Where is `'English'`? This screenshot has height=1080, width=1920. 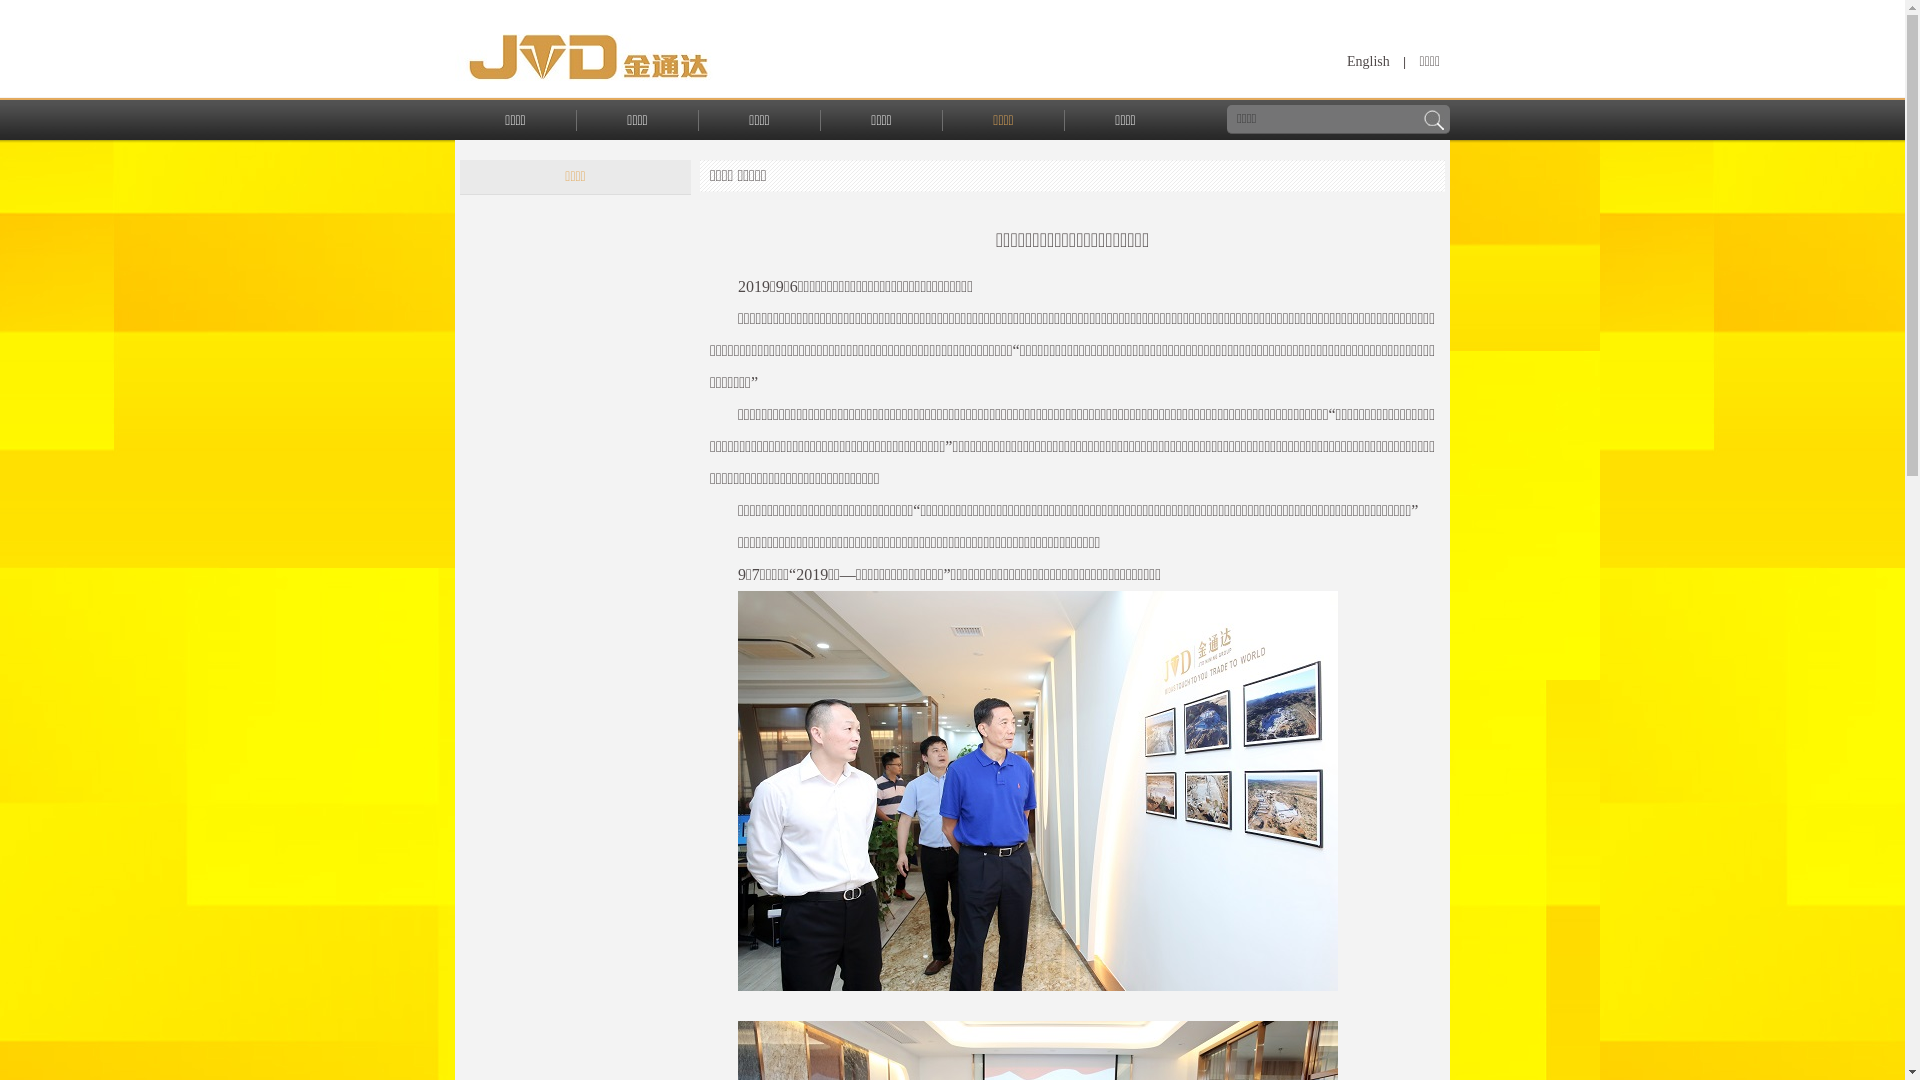 'English' is located at coordinates (1367, 60).